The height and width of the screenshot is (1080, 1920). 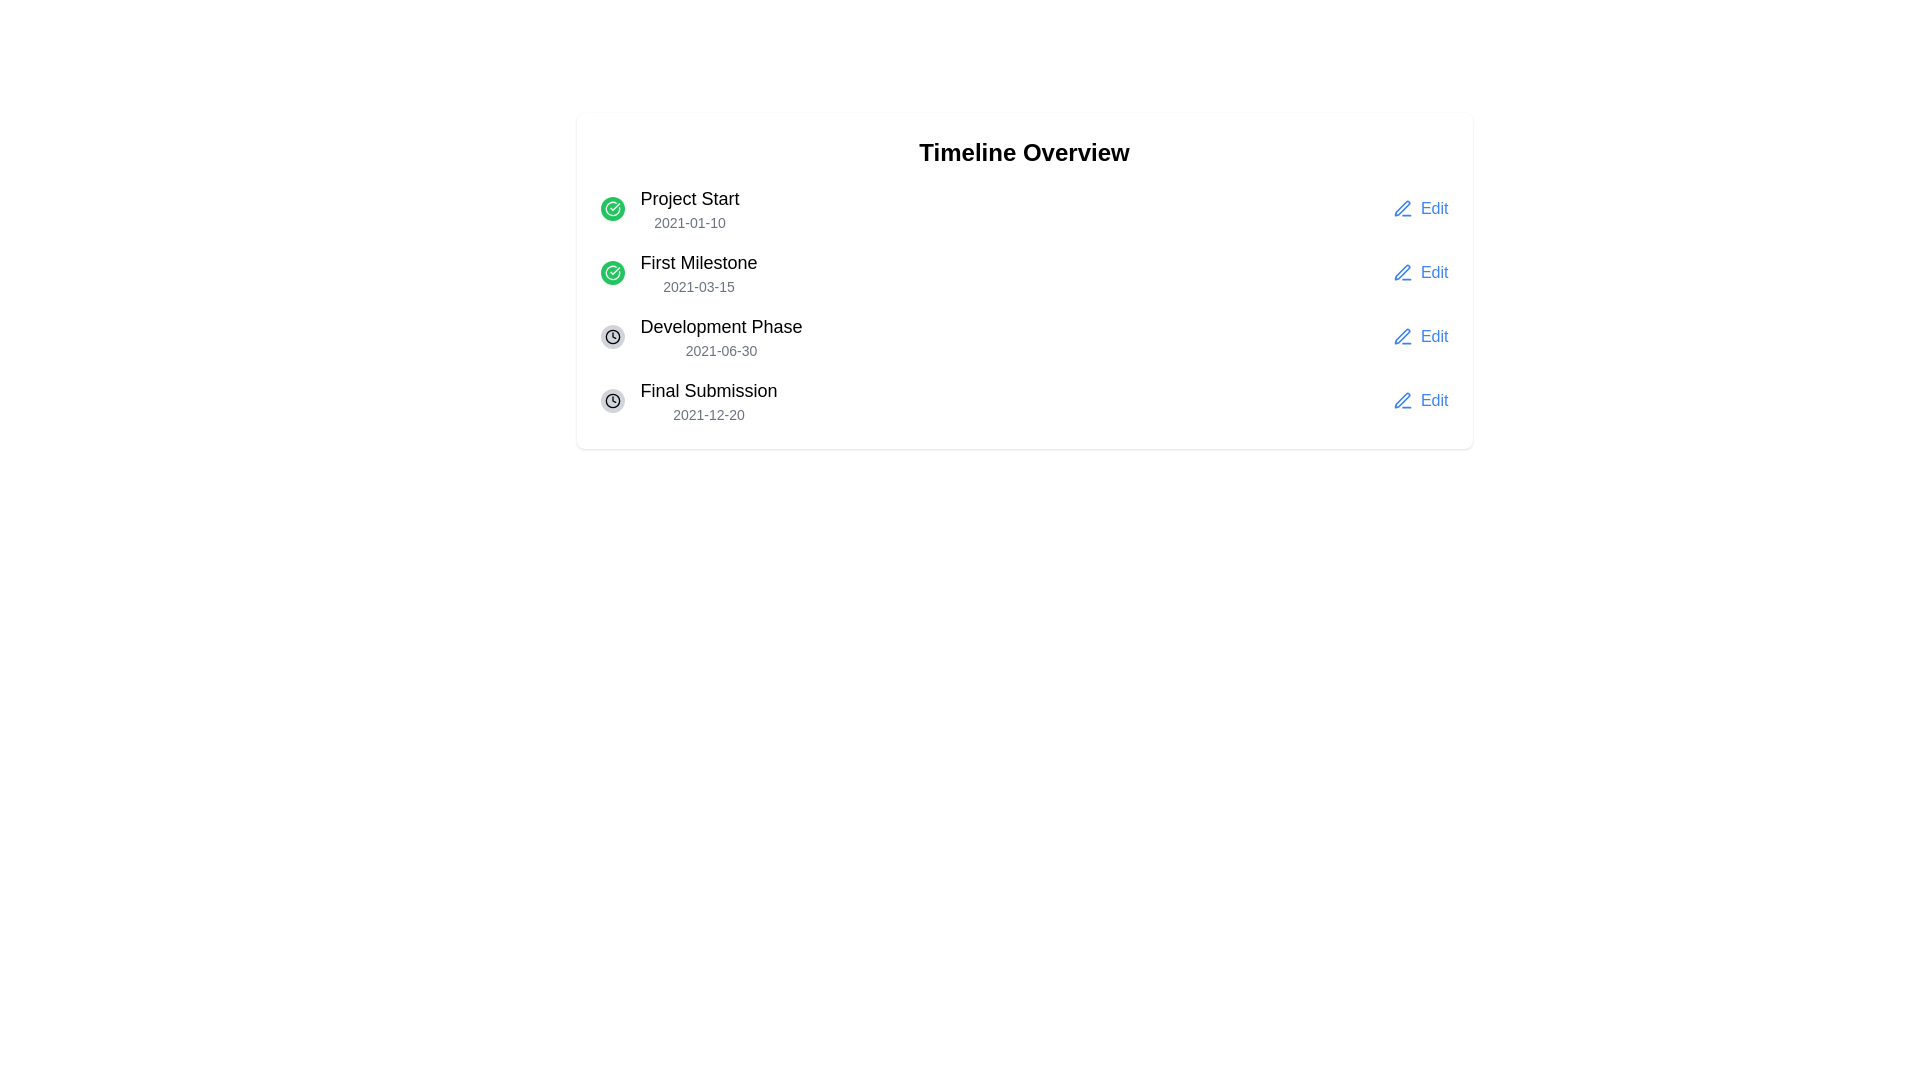 What do you see at coordinates (611, 208) in the screenshot?
I see `the small circular icon with a green background featuring a white checkmark, which is the second icon in the vertical sequence of timeline steps, located adjacent to the 'First Milestone' text and above the 'Development Phase' timeline step` at bounding box center [611, 208].